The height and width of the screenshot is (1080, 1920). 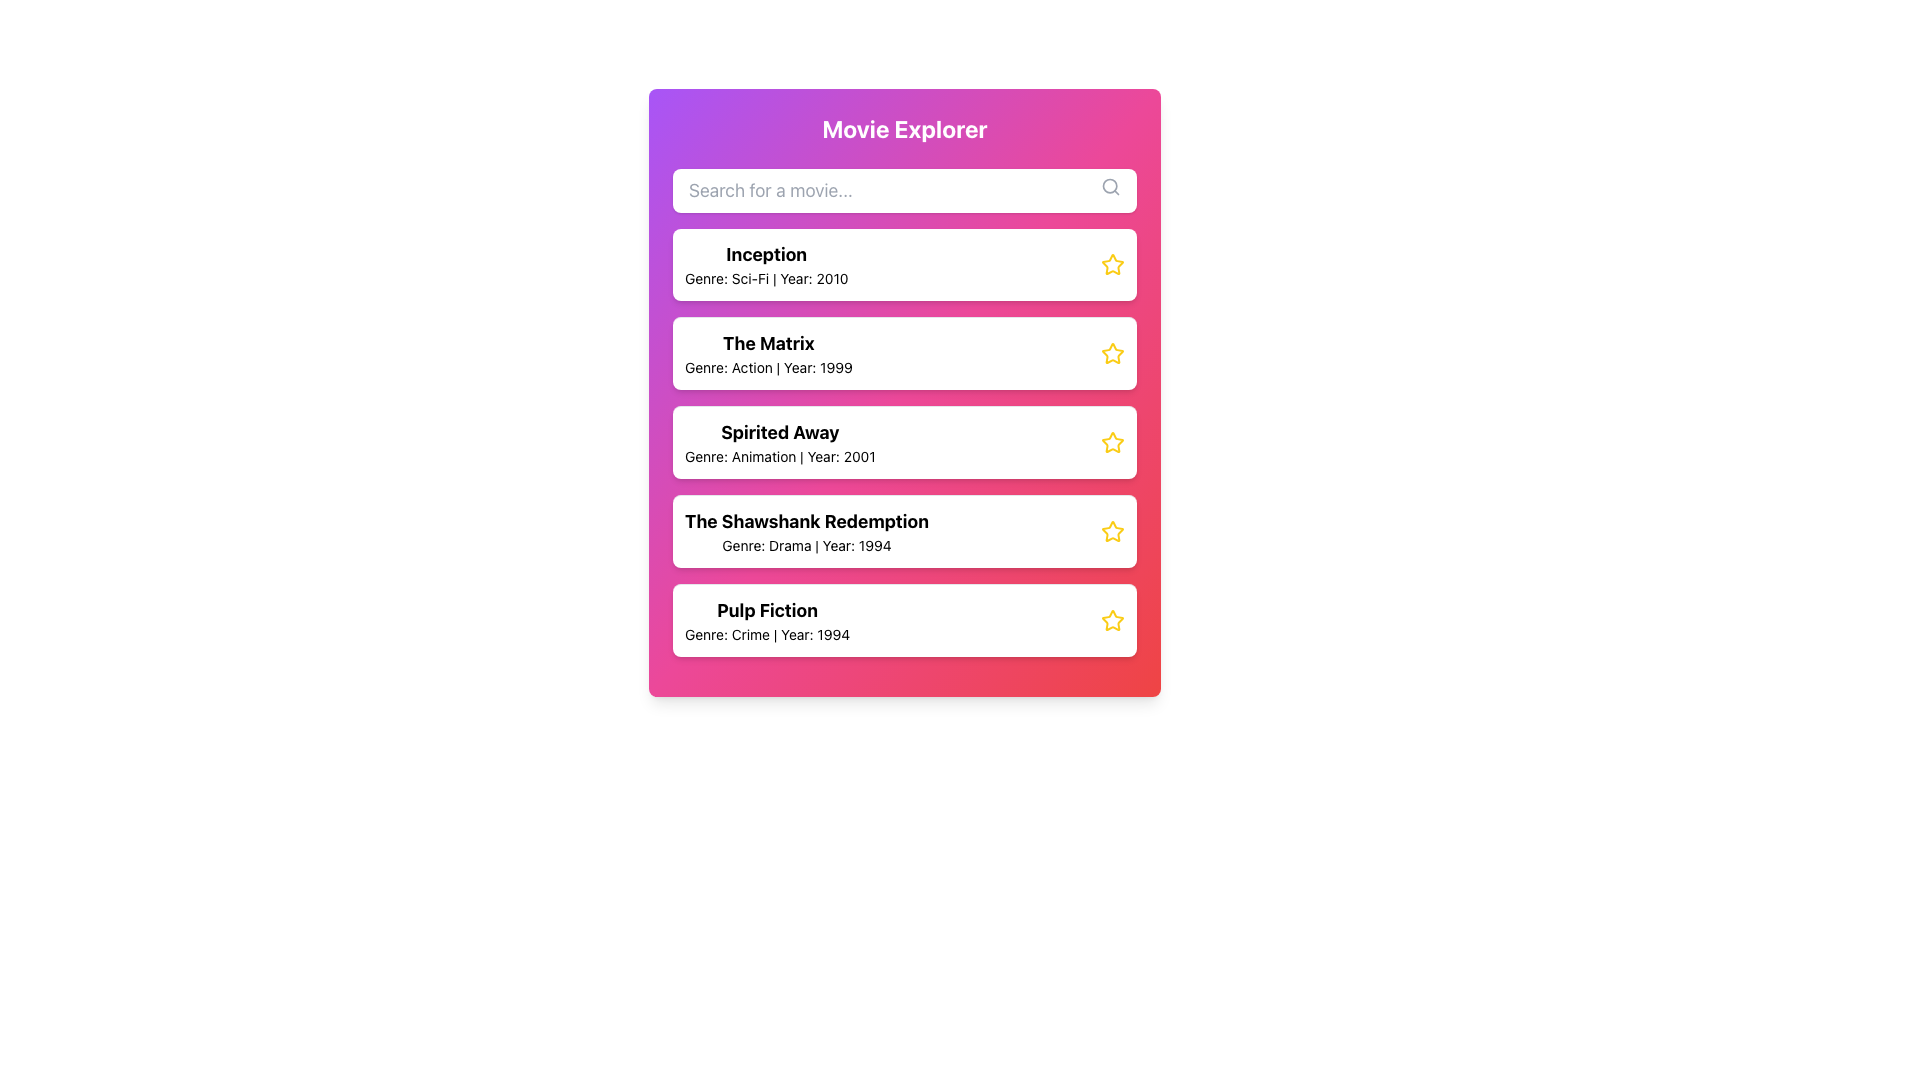 I want to click on the text display for the movie 'Inception', which shows the title and details including genre and release year, located at the top of a vertical list of movie entries, so click(x=765, y=264).